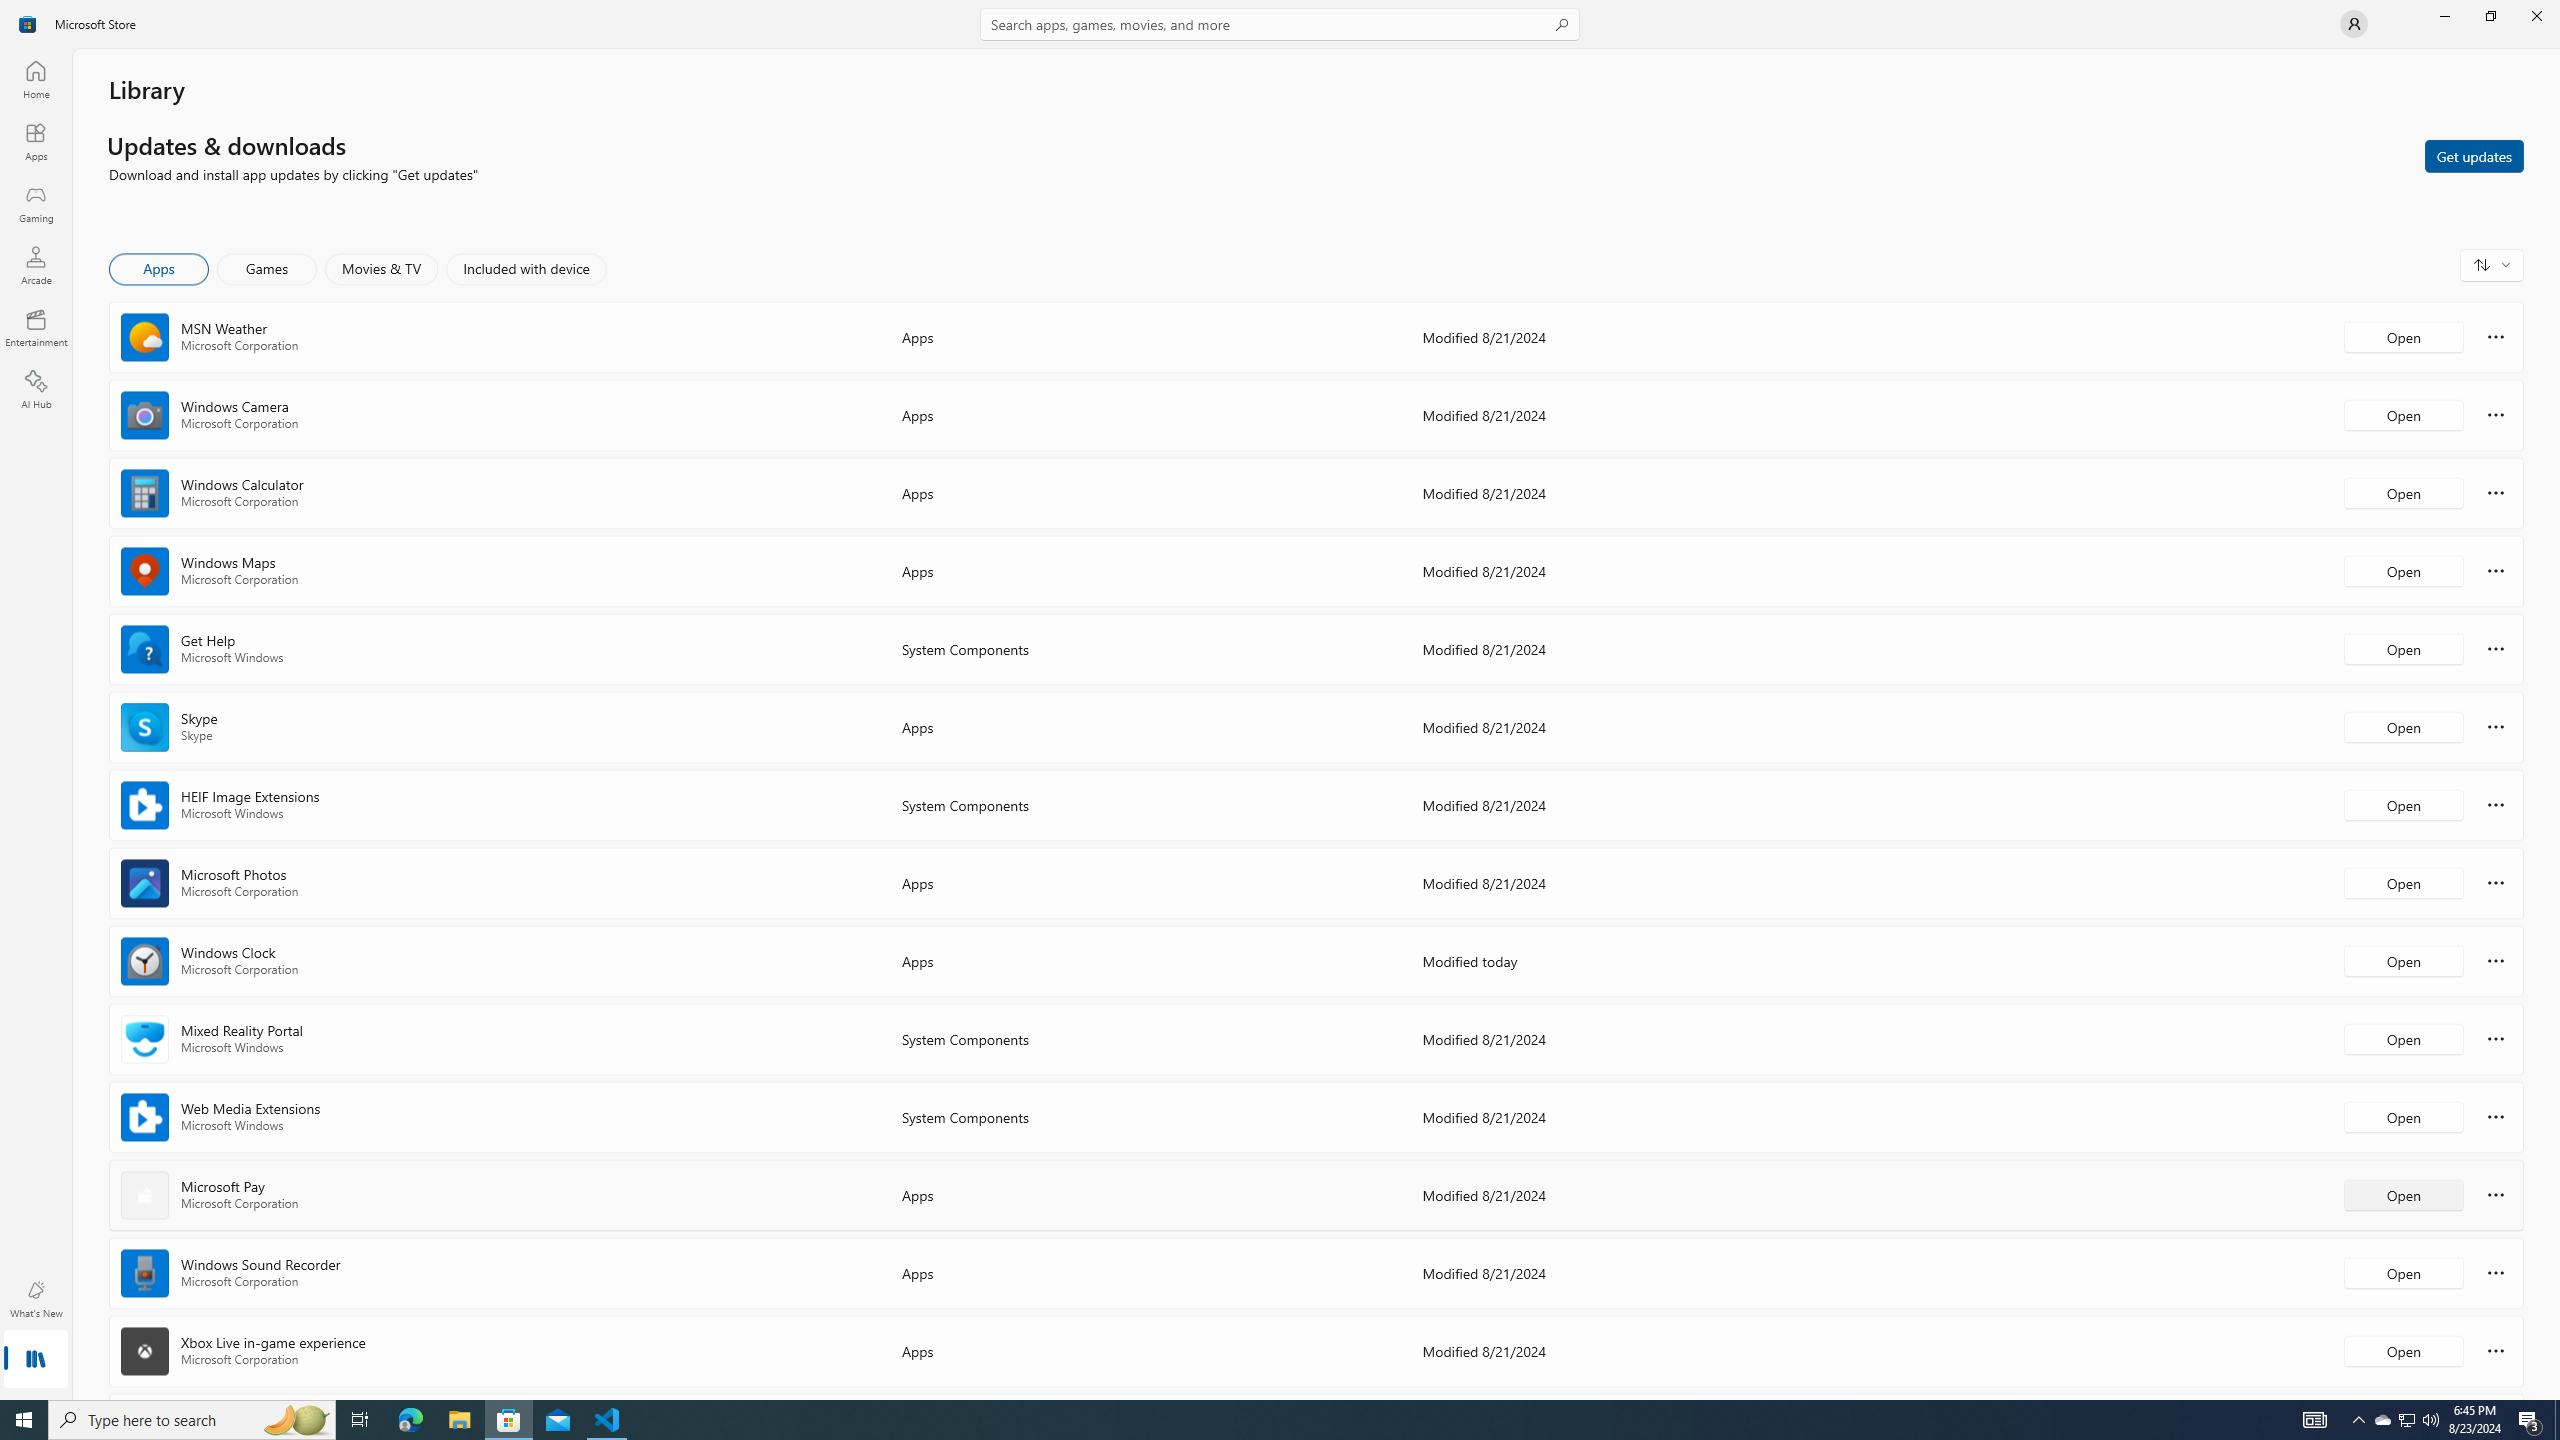 This screenshot has height=1440, width=2560. What do you see at coordinates (2491, 264) in the screenshot?
I see `'Sort and filter'` at bounding box center [2491, 264].